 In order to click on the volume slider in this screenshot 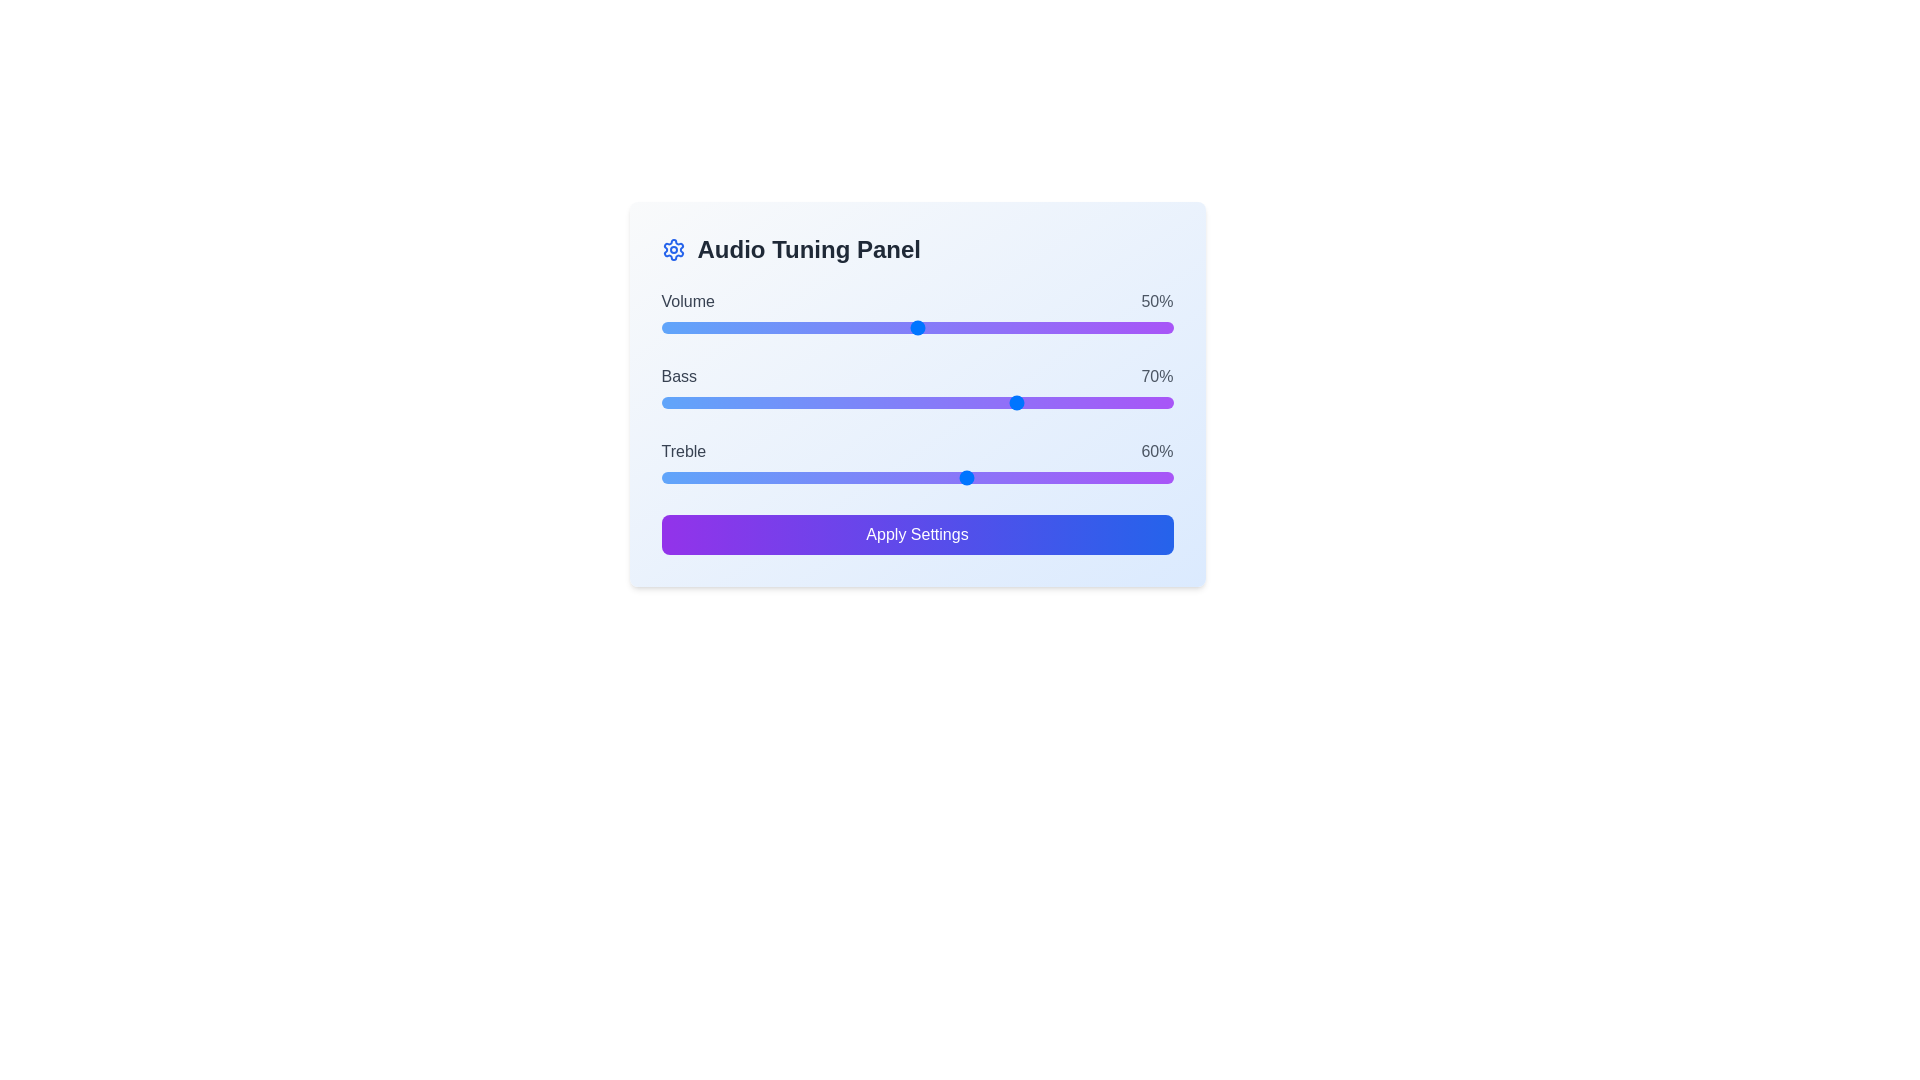, I will do `click(876, 326)`.